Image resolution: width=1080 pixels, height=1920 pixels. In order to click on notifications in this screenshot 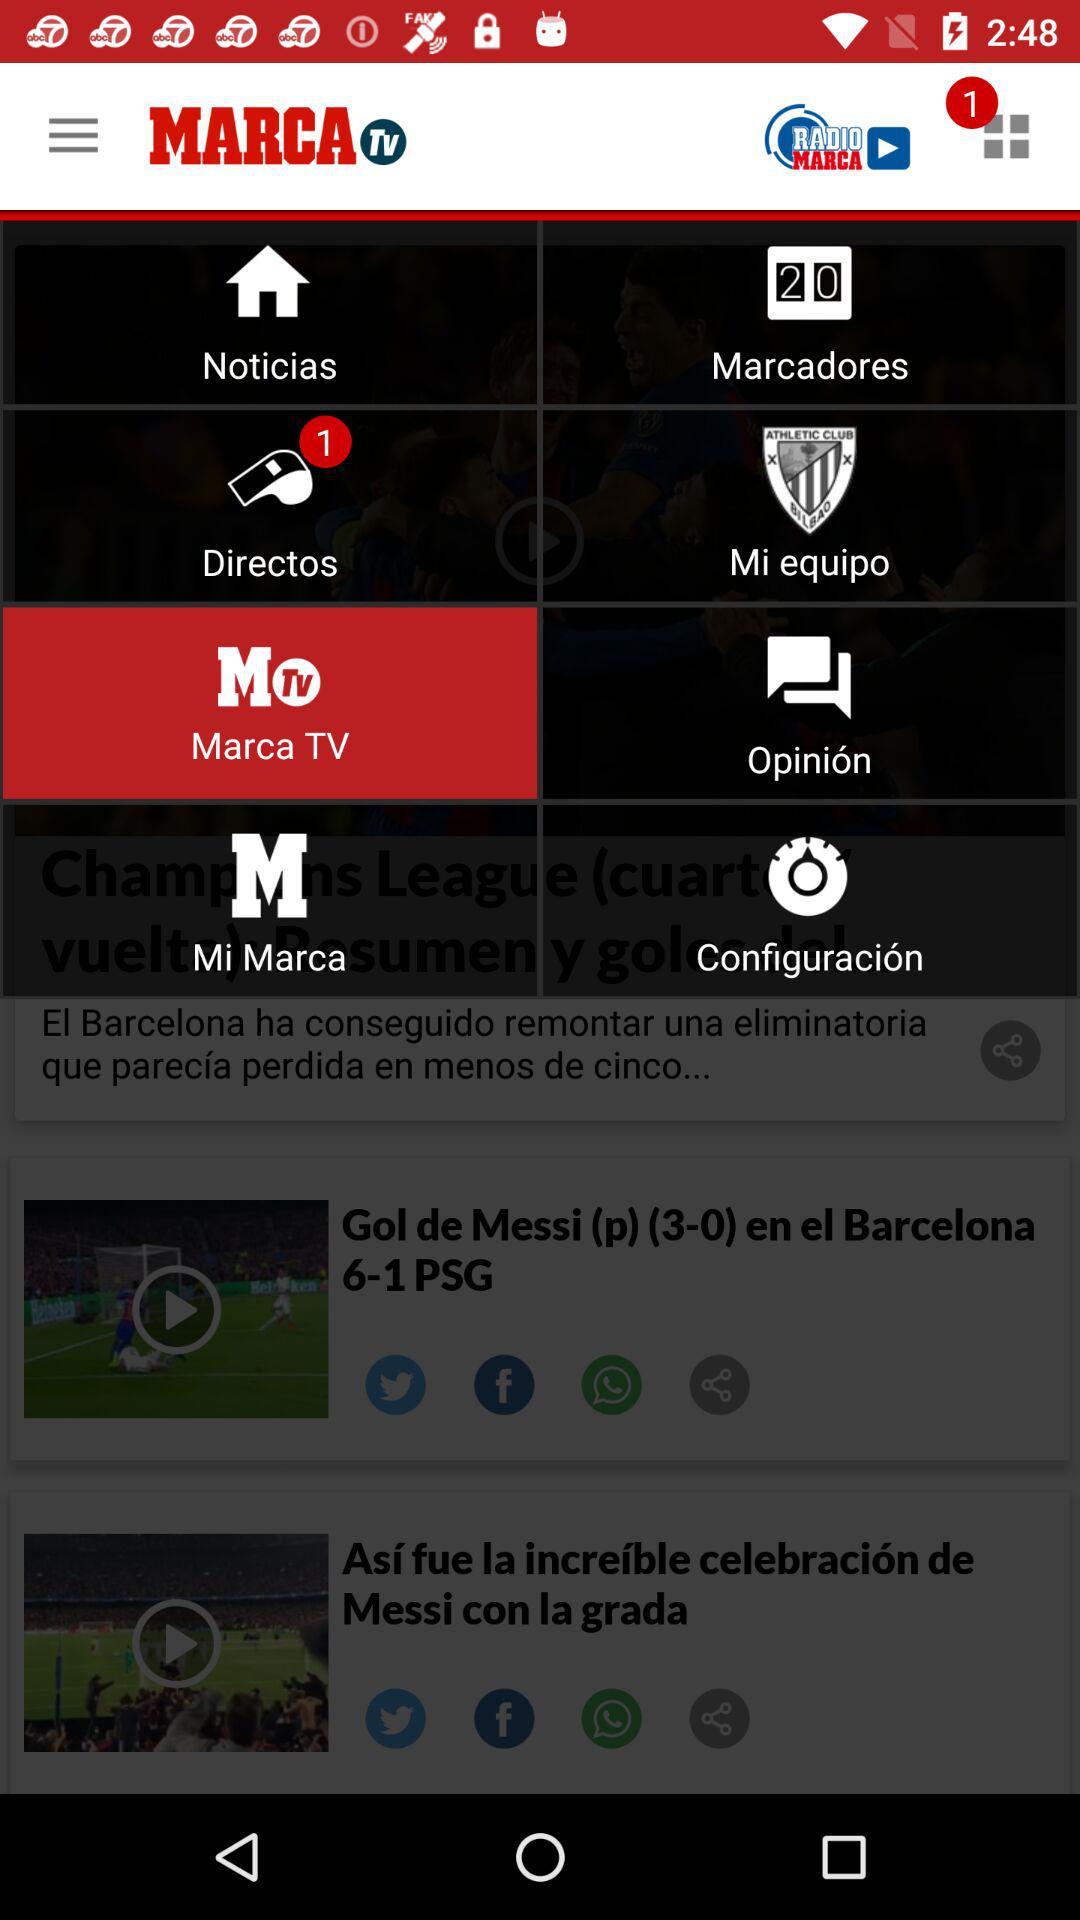, I will do `click(1006, 135)`.